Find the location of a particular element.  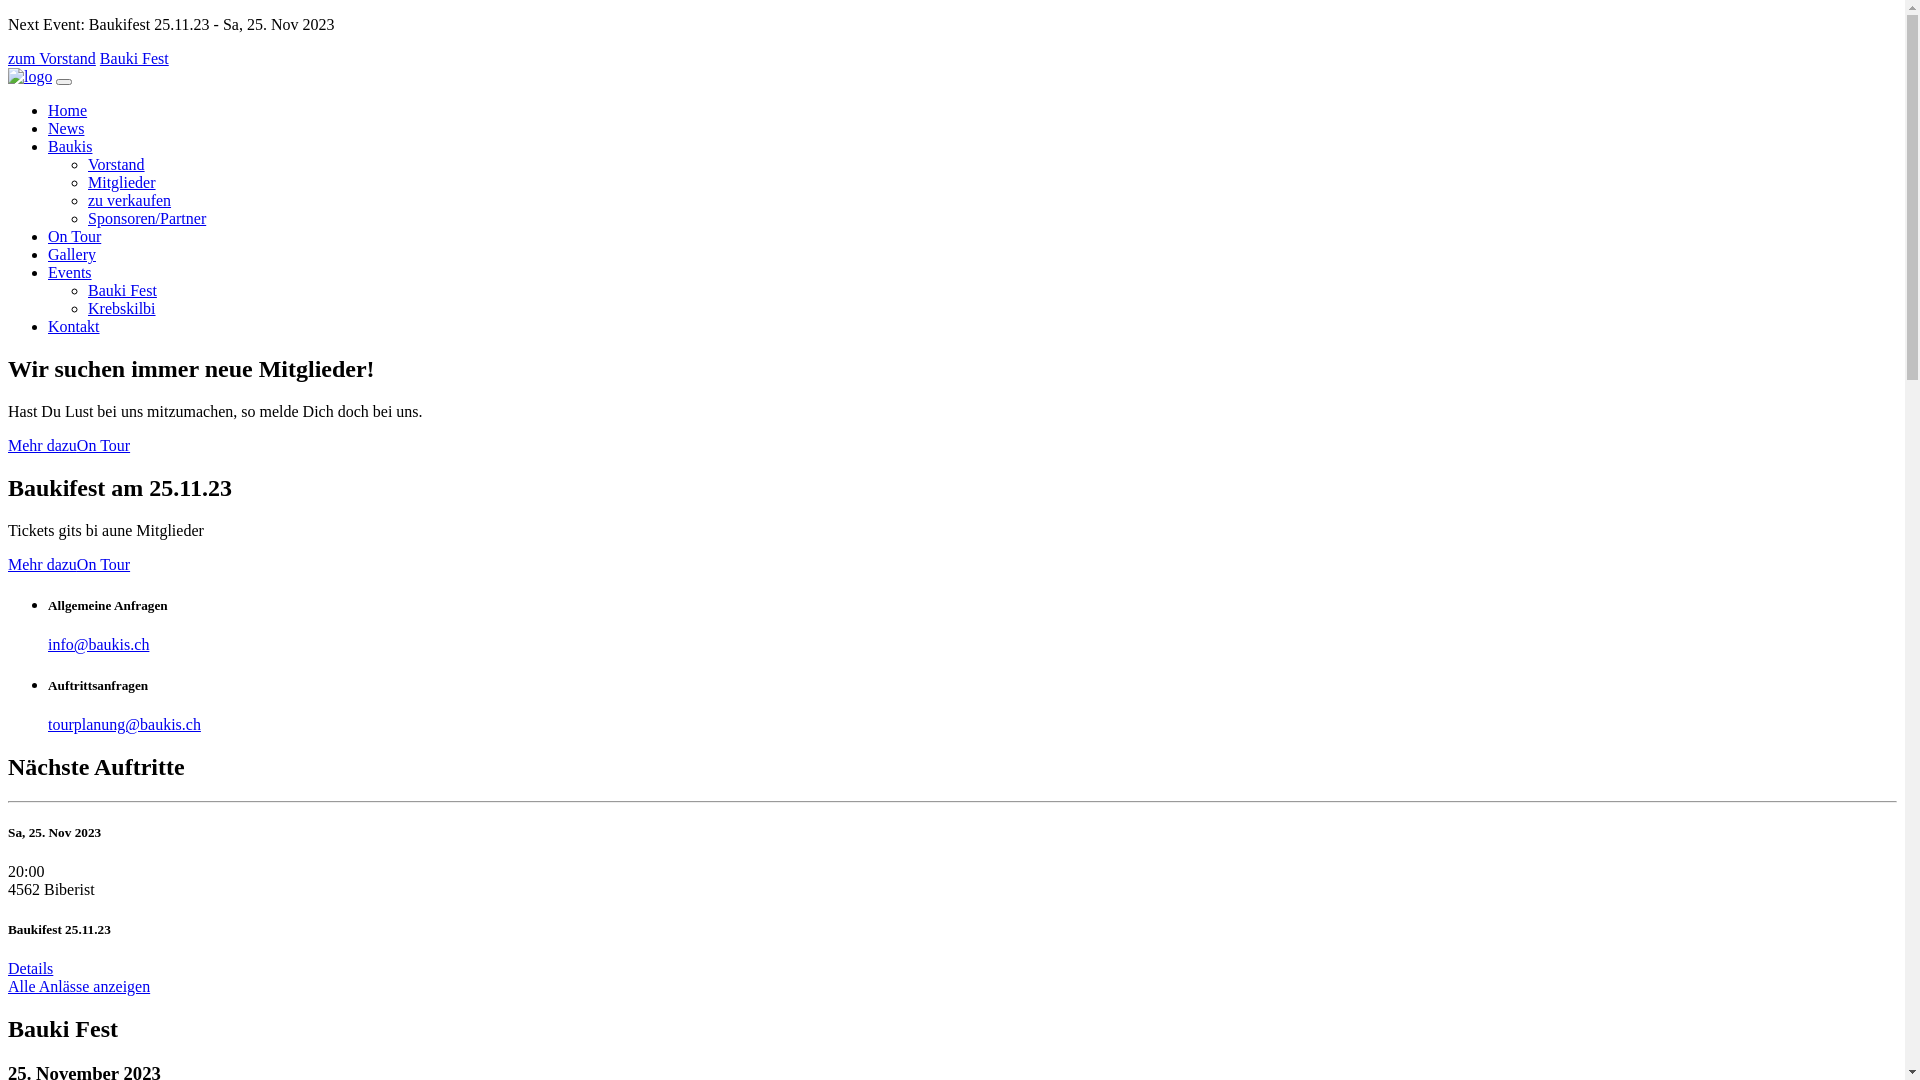

'Krebskilbi' is located at coordinates (86, 308).